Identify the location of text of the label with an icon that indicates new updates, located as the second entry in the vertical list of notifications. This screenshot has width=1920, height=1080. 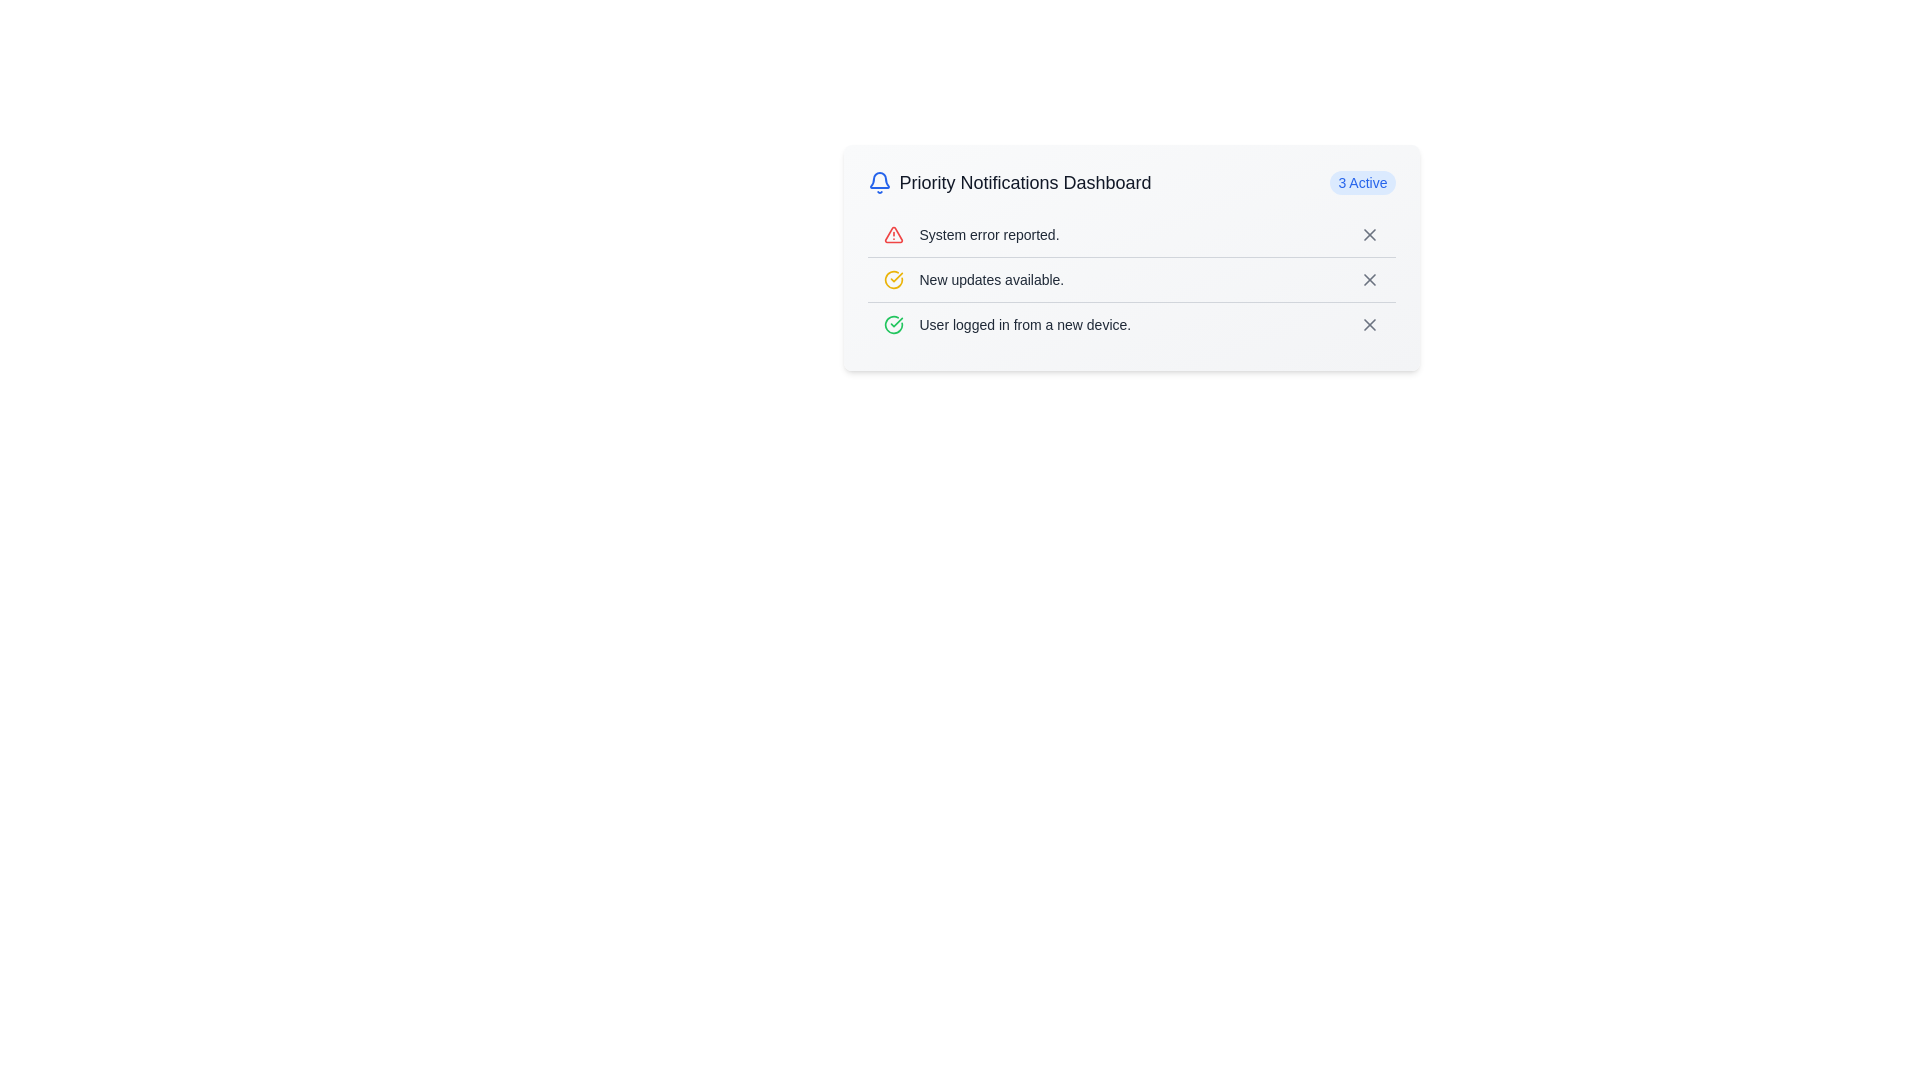
(973, 280).